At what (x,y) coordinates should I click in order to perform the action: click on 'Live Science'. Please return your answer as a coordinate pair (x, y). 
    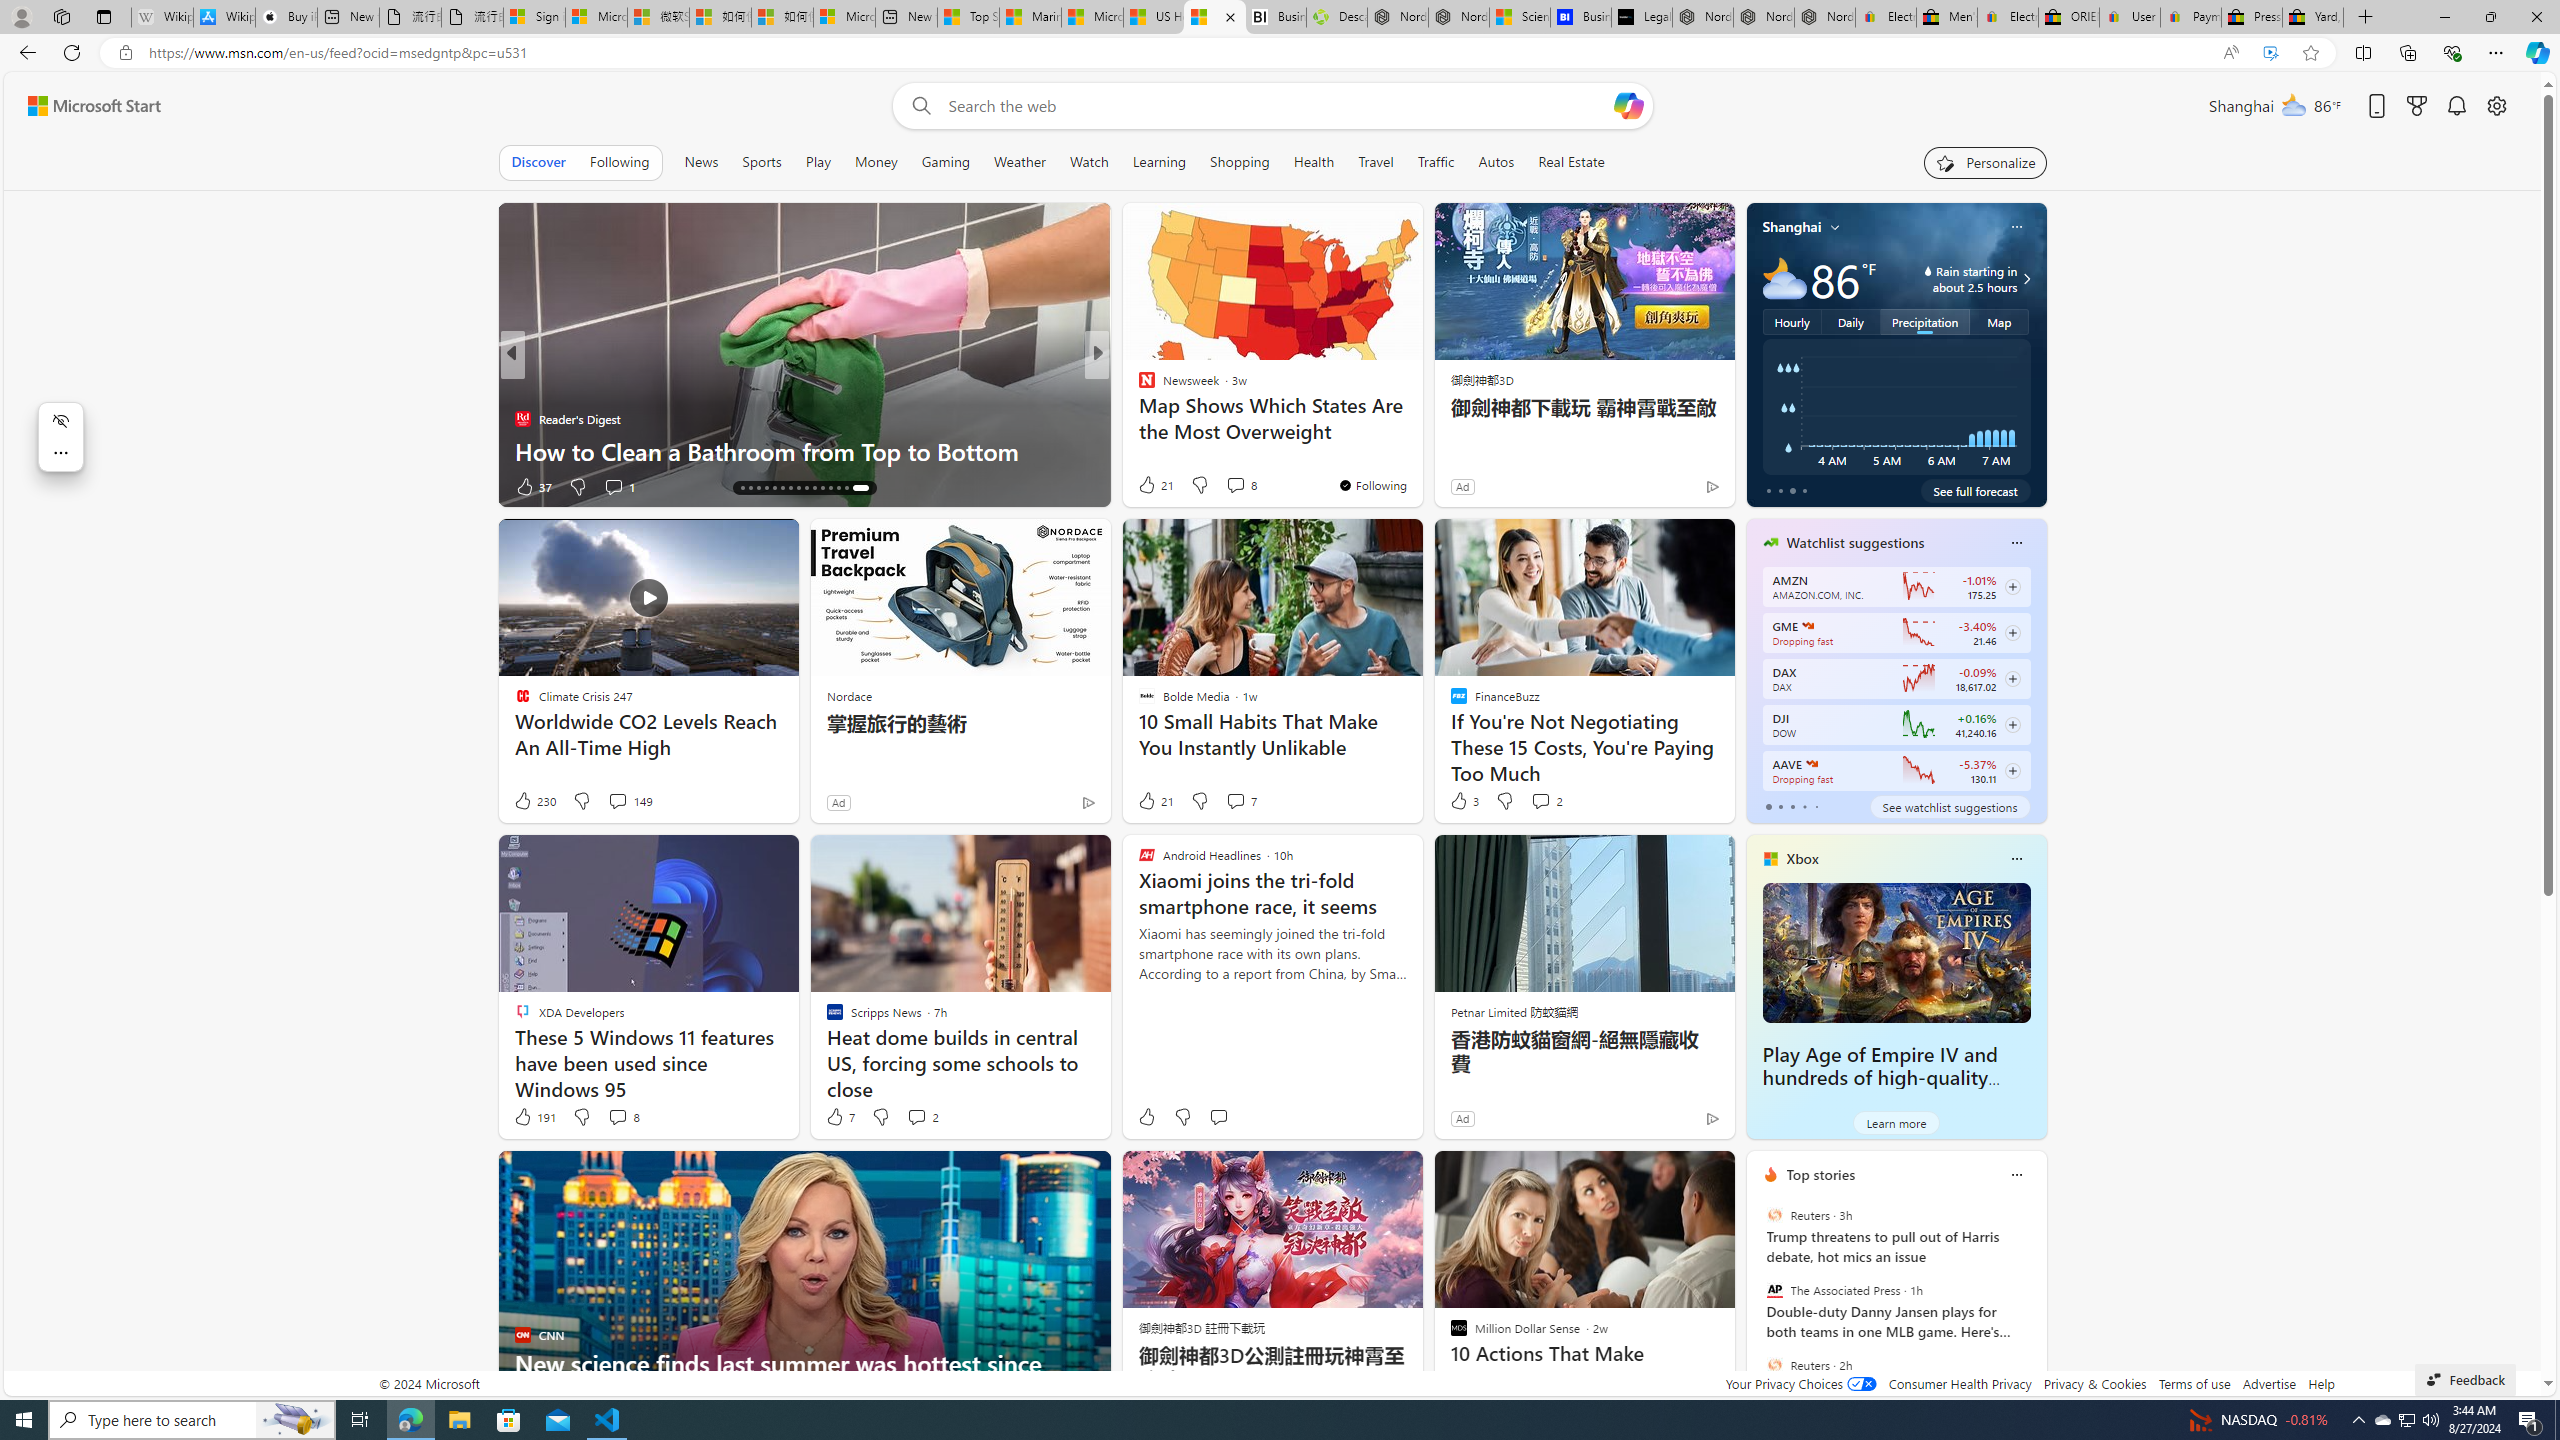
    Looking at the image, I should click on (1137, 418).